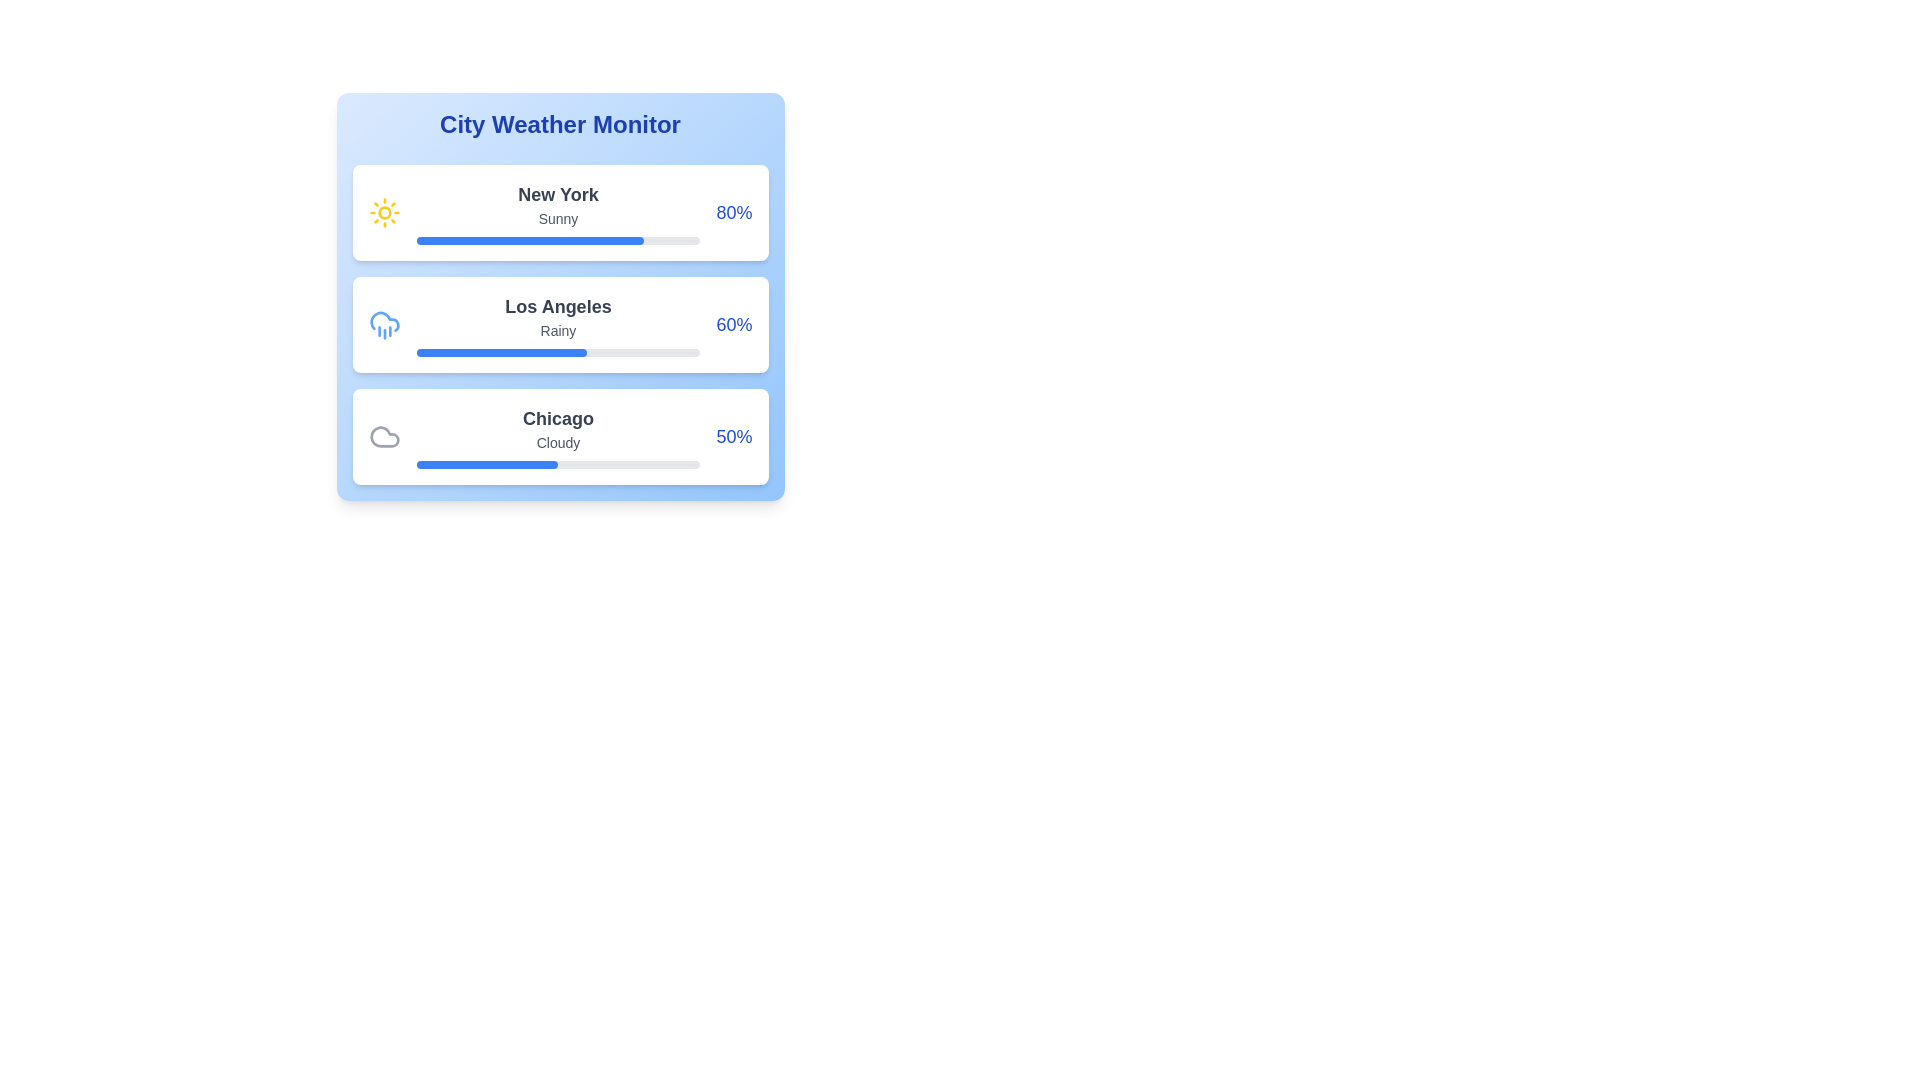 This screenshot has height=1080, width=1920. I want to click on the filled portion of the third progress bar in the card labeled 'Chicago' in the 'City Weather Monitor' section, which represents a 50% value, so click(487, 465).